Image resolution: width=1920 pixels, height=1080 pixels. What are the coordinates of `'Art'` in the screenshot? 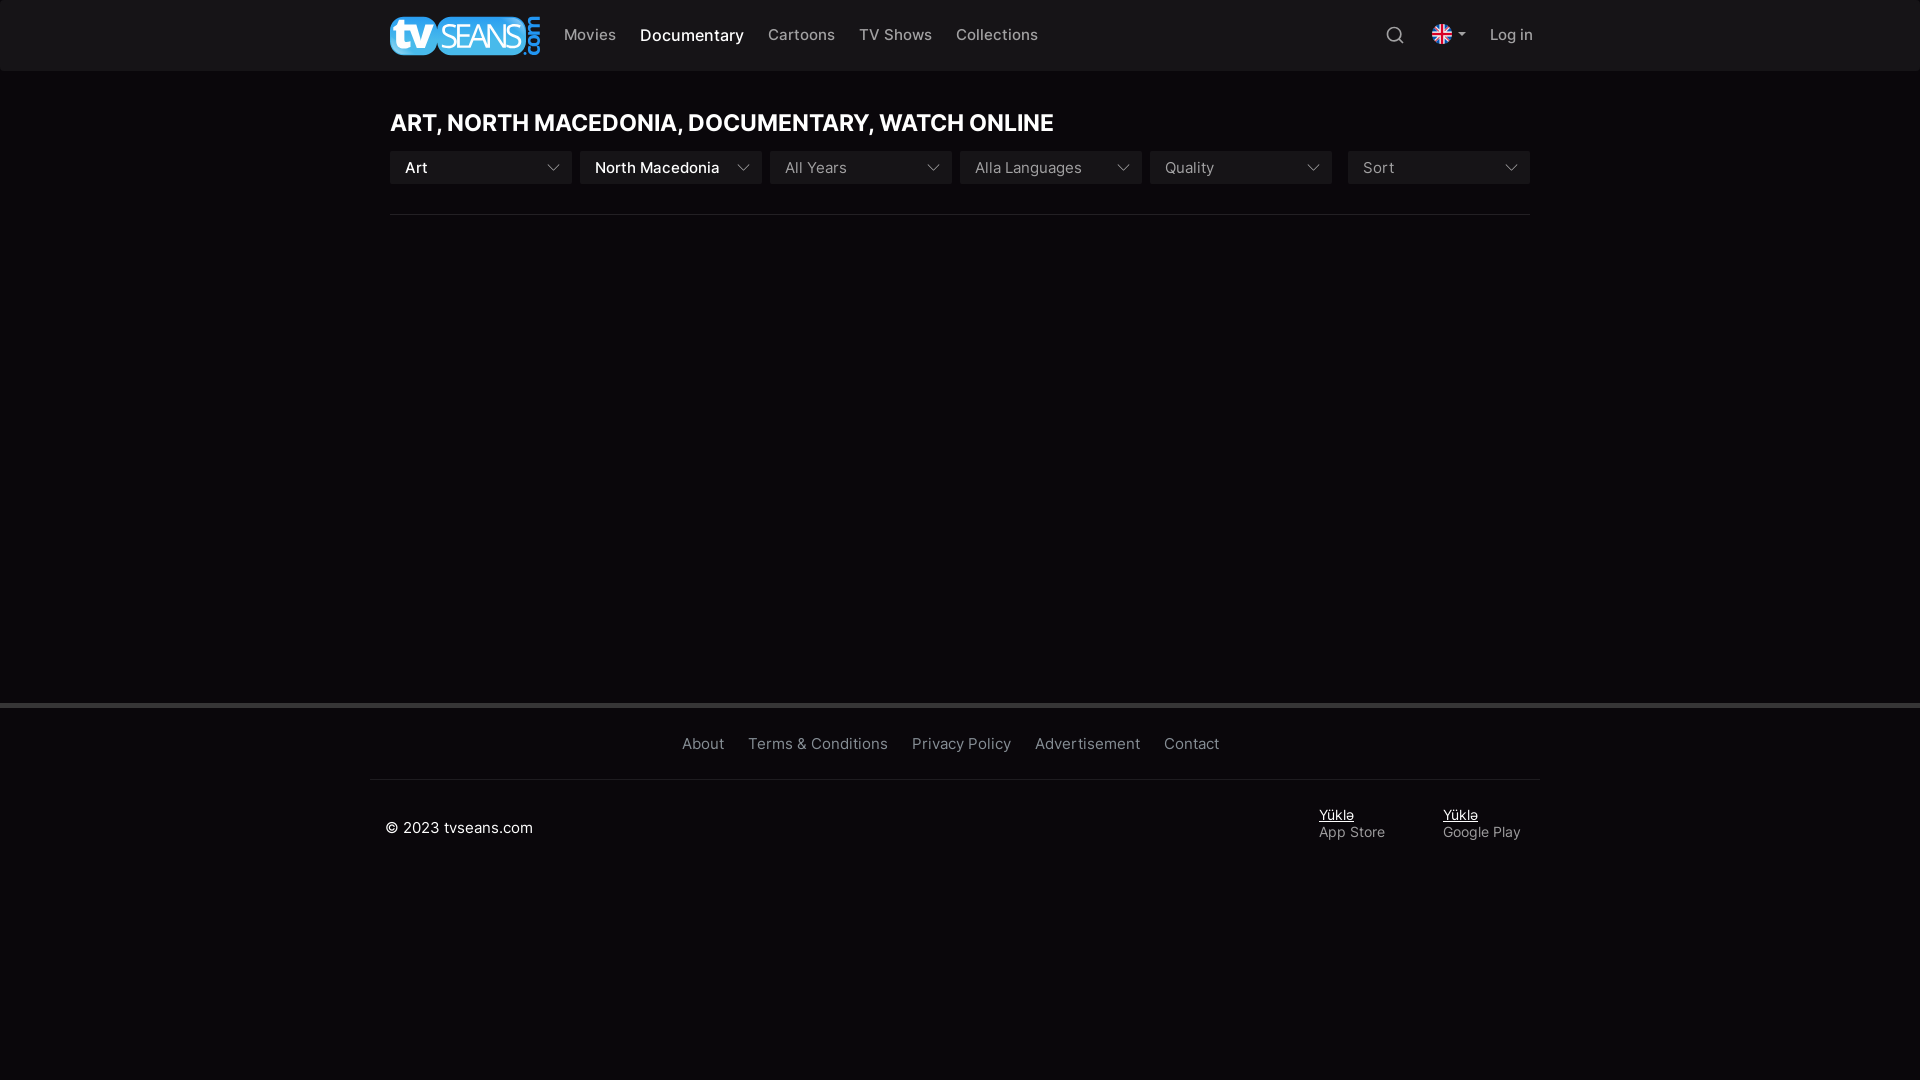 It's located at (480, 166).